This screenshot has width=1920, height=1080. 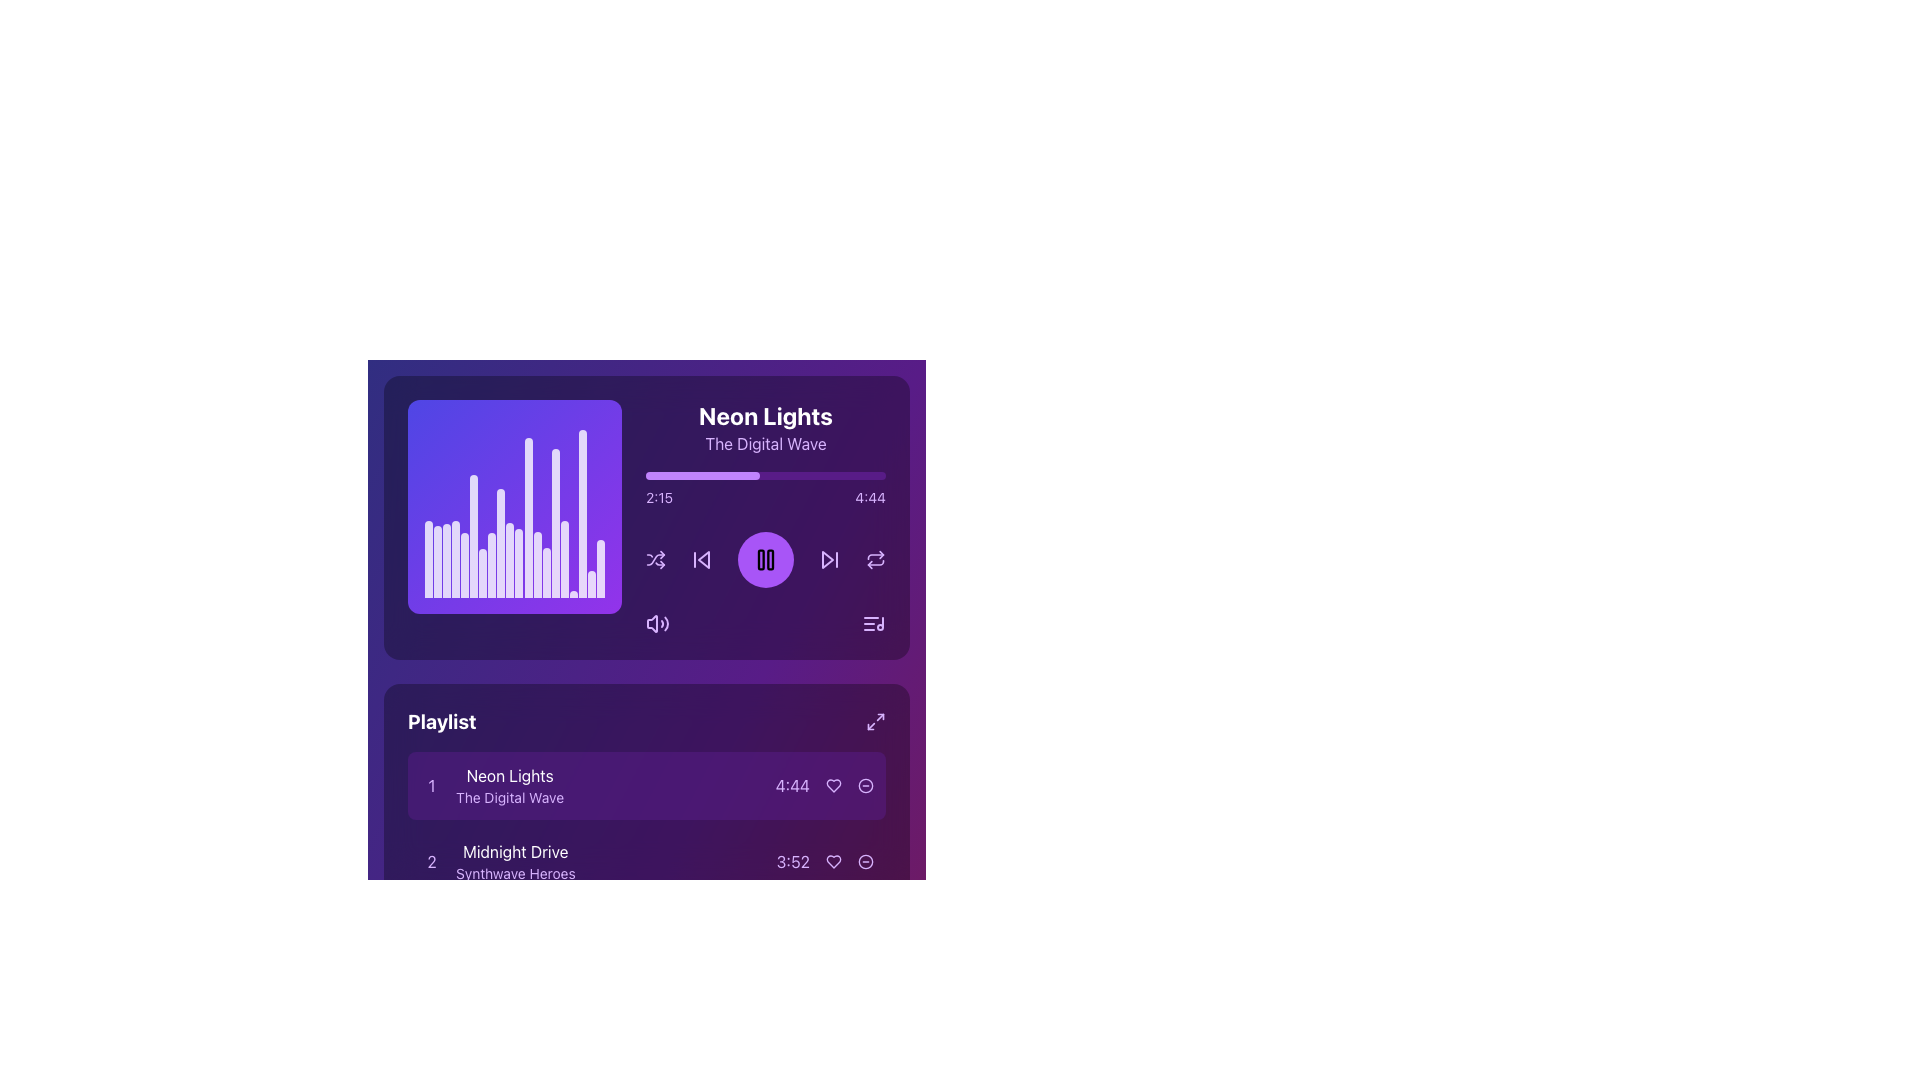 I want to click on the fifth Visualizer bar from the left in the top-left region of the interface as it animates, so click(x=463, y=565).